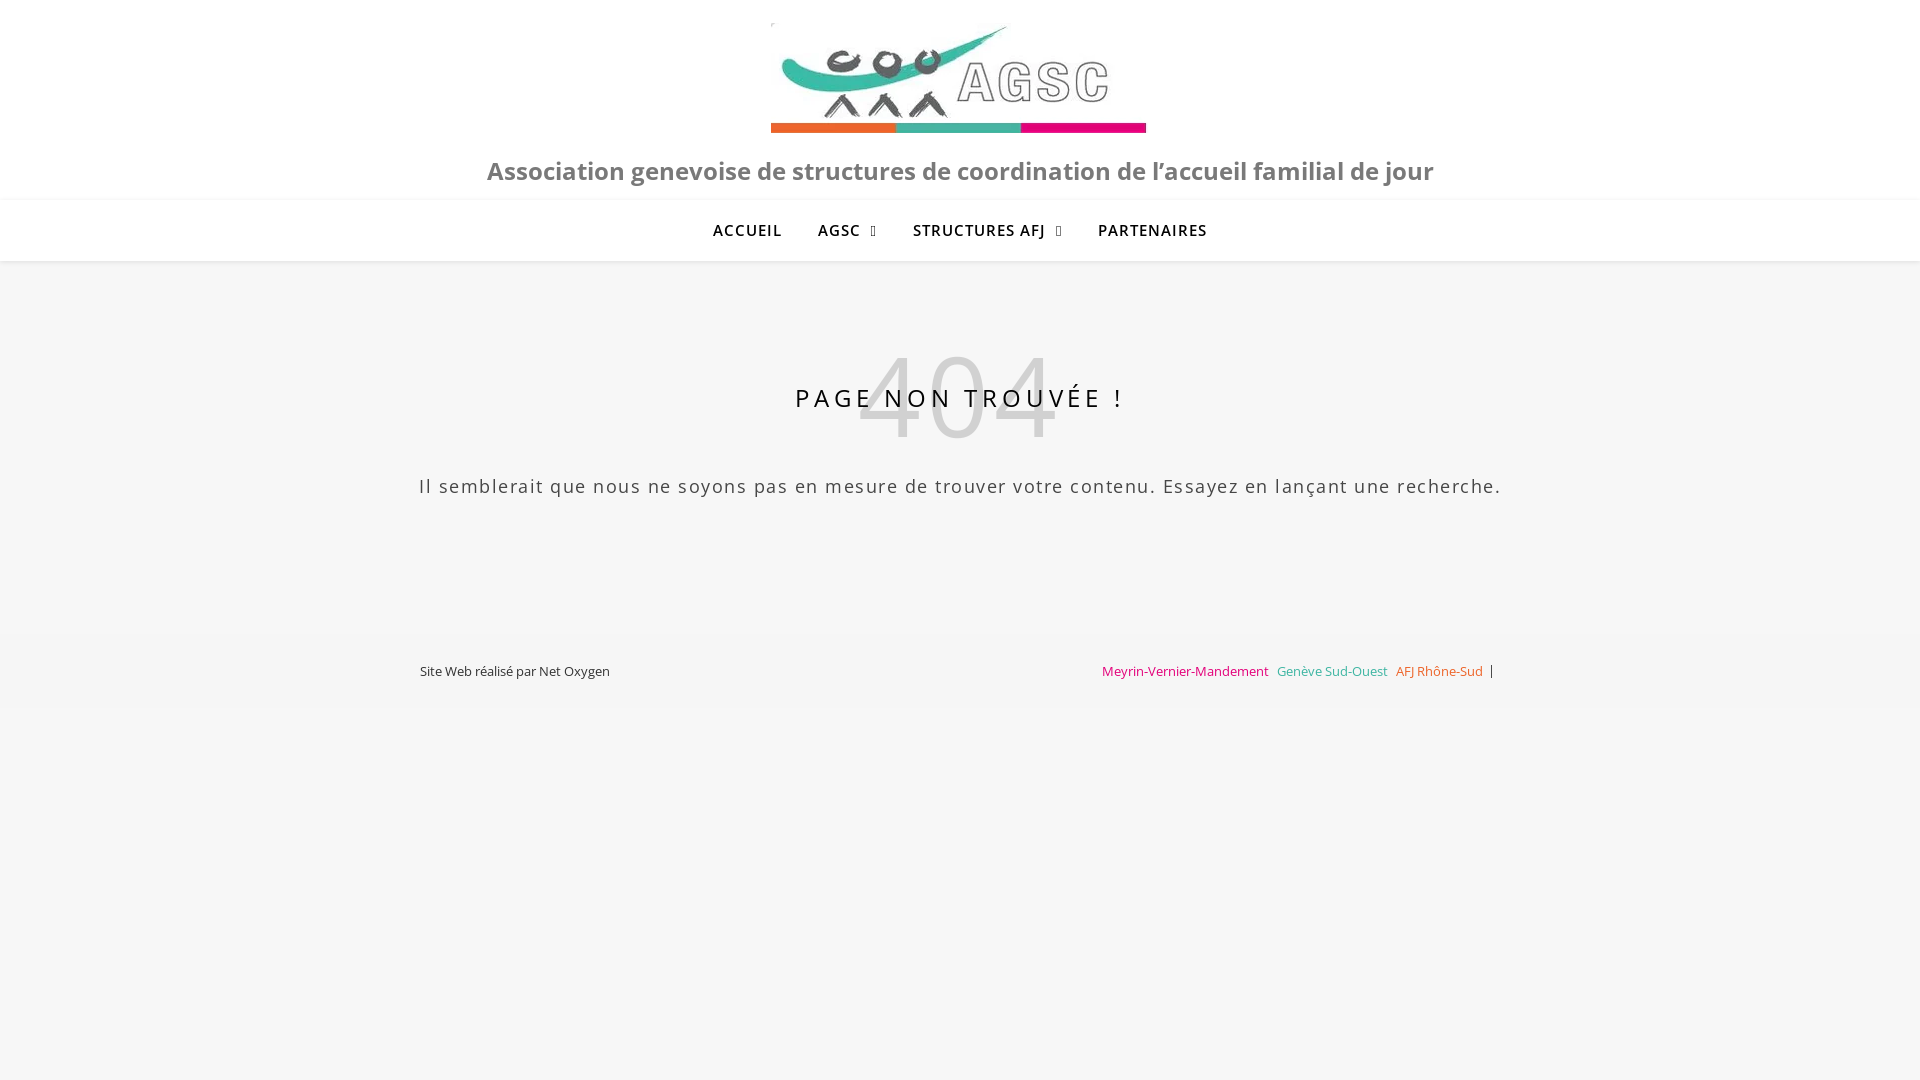 The image size is (1920, 1080). I want to click on 'Net Oxygen', so click(538, 671).